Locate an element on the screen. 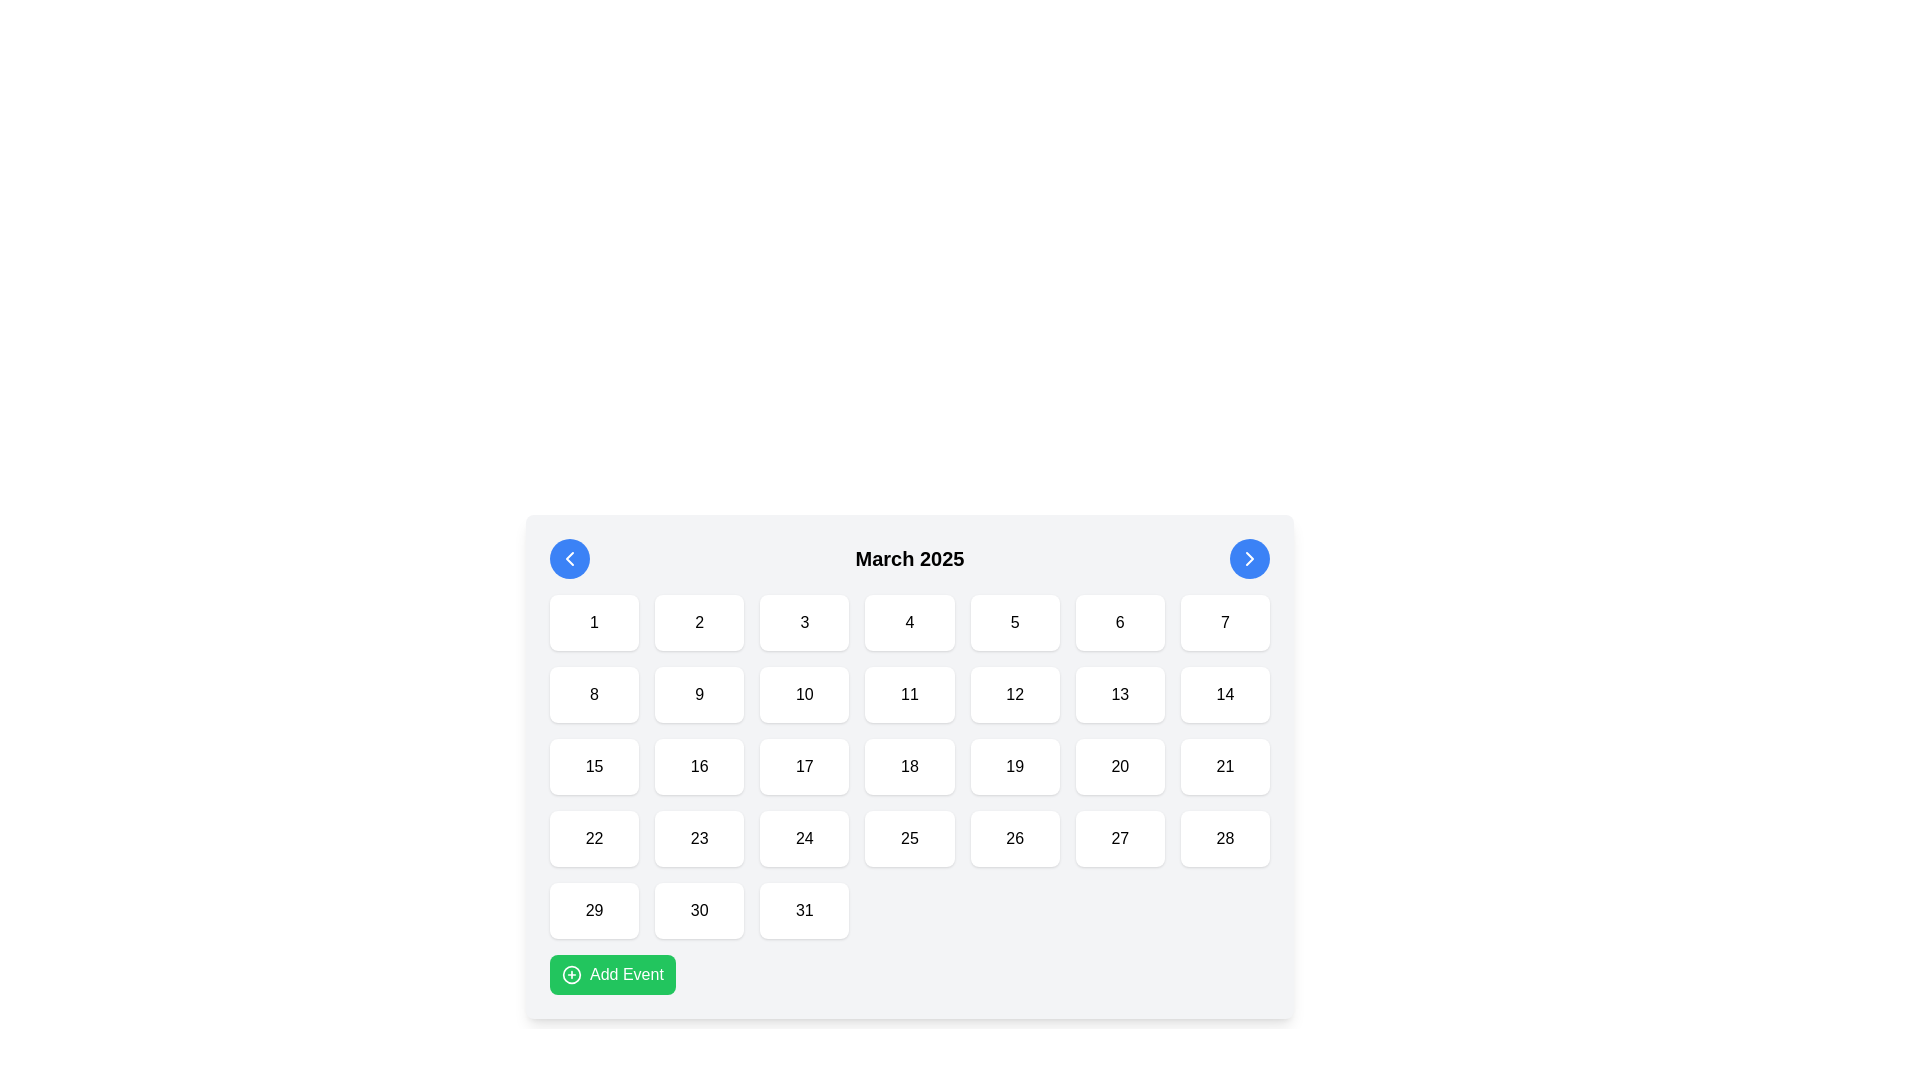 The image size is (1920, 1080). the tile representing the date '19' in the calendar grid for March 2025 is located at coordinates (1015, 766).